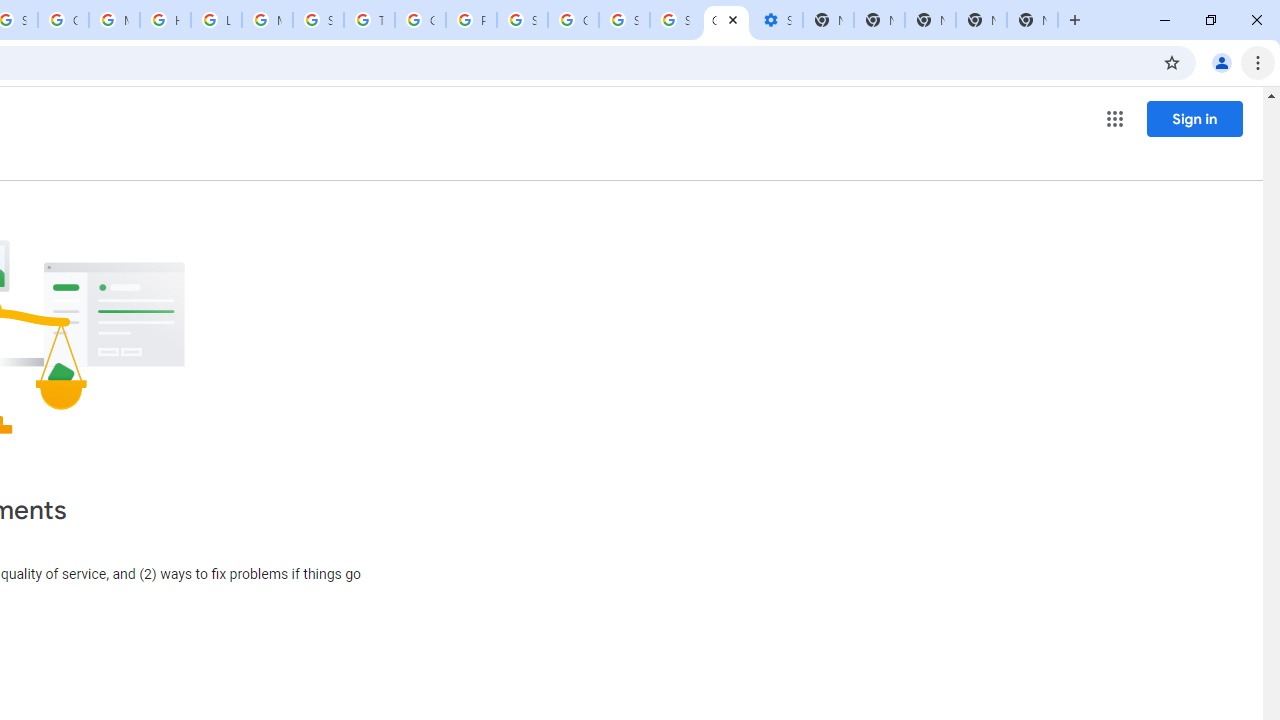  What do you see at coordinates (775, 20) in the screenshot?
I see `'Settings - Performance'` at bounding box center [775, 20].